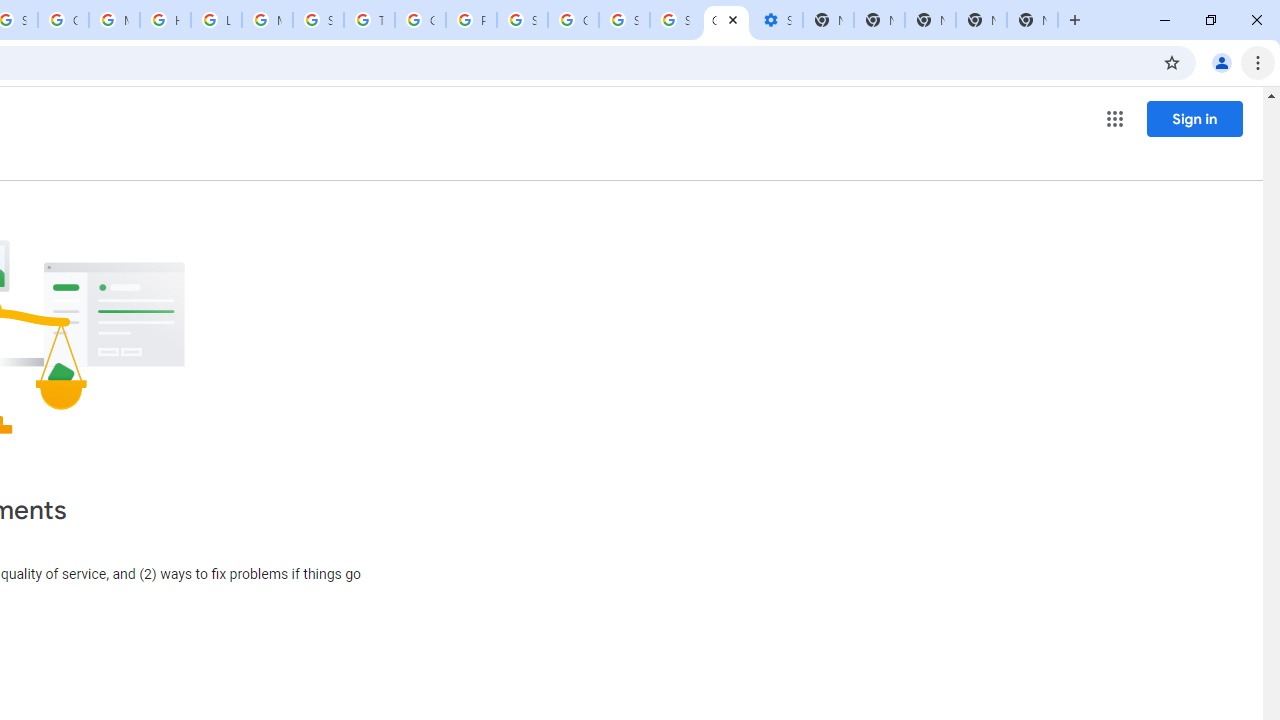  What do you see at coordinates (775, 20) in the screenshot?
I see `'Settings - Performance'` at bounding box center [775, 20].